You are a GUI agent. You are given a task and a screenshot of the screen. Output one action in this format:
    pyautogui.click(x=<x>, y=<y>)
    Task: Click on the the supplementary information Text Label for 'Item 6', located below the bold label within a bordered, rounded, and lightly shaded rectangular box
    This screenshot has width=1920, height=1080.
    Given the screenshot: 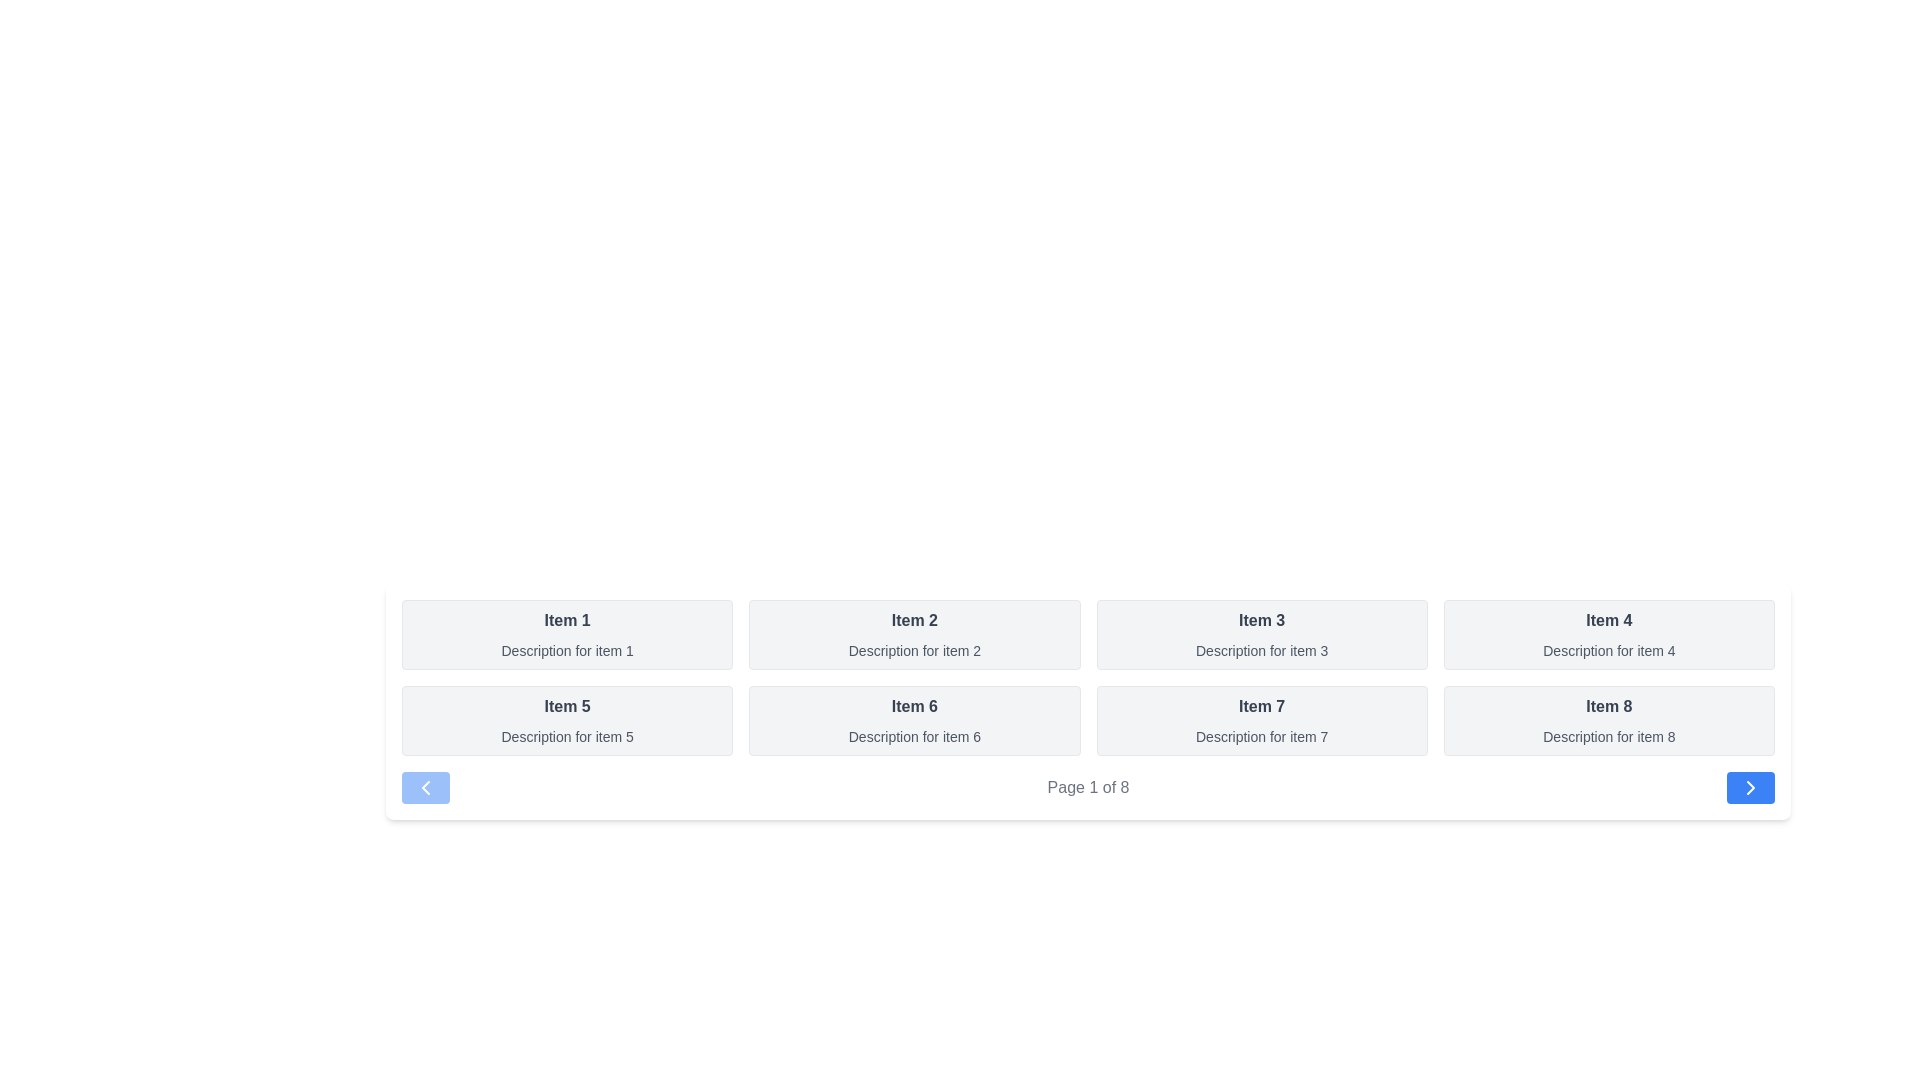 What is the action you would take?
    pyautogui.click(x=913, y=736)
    